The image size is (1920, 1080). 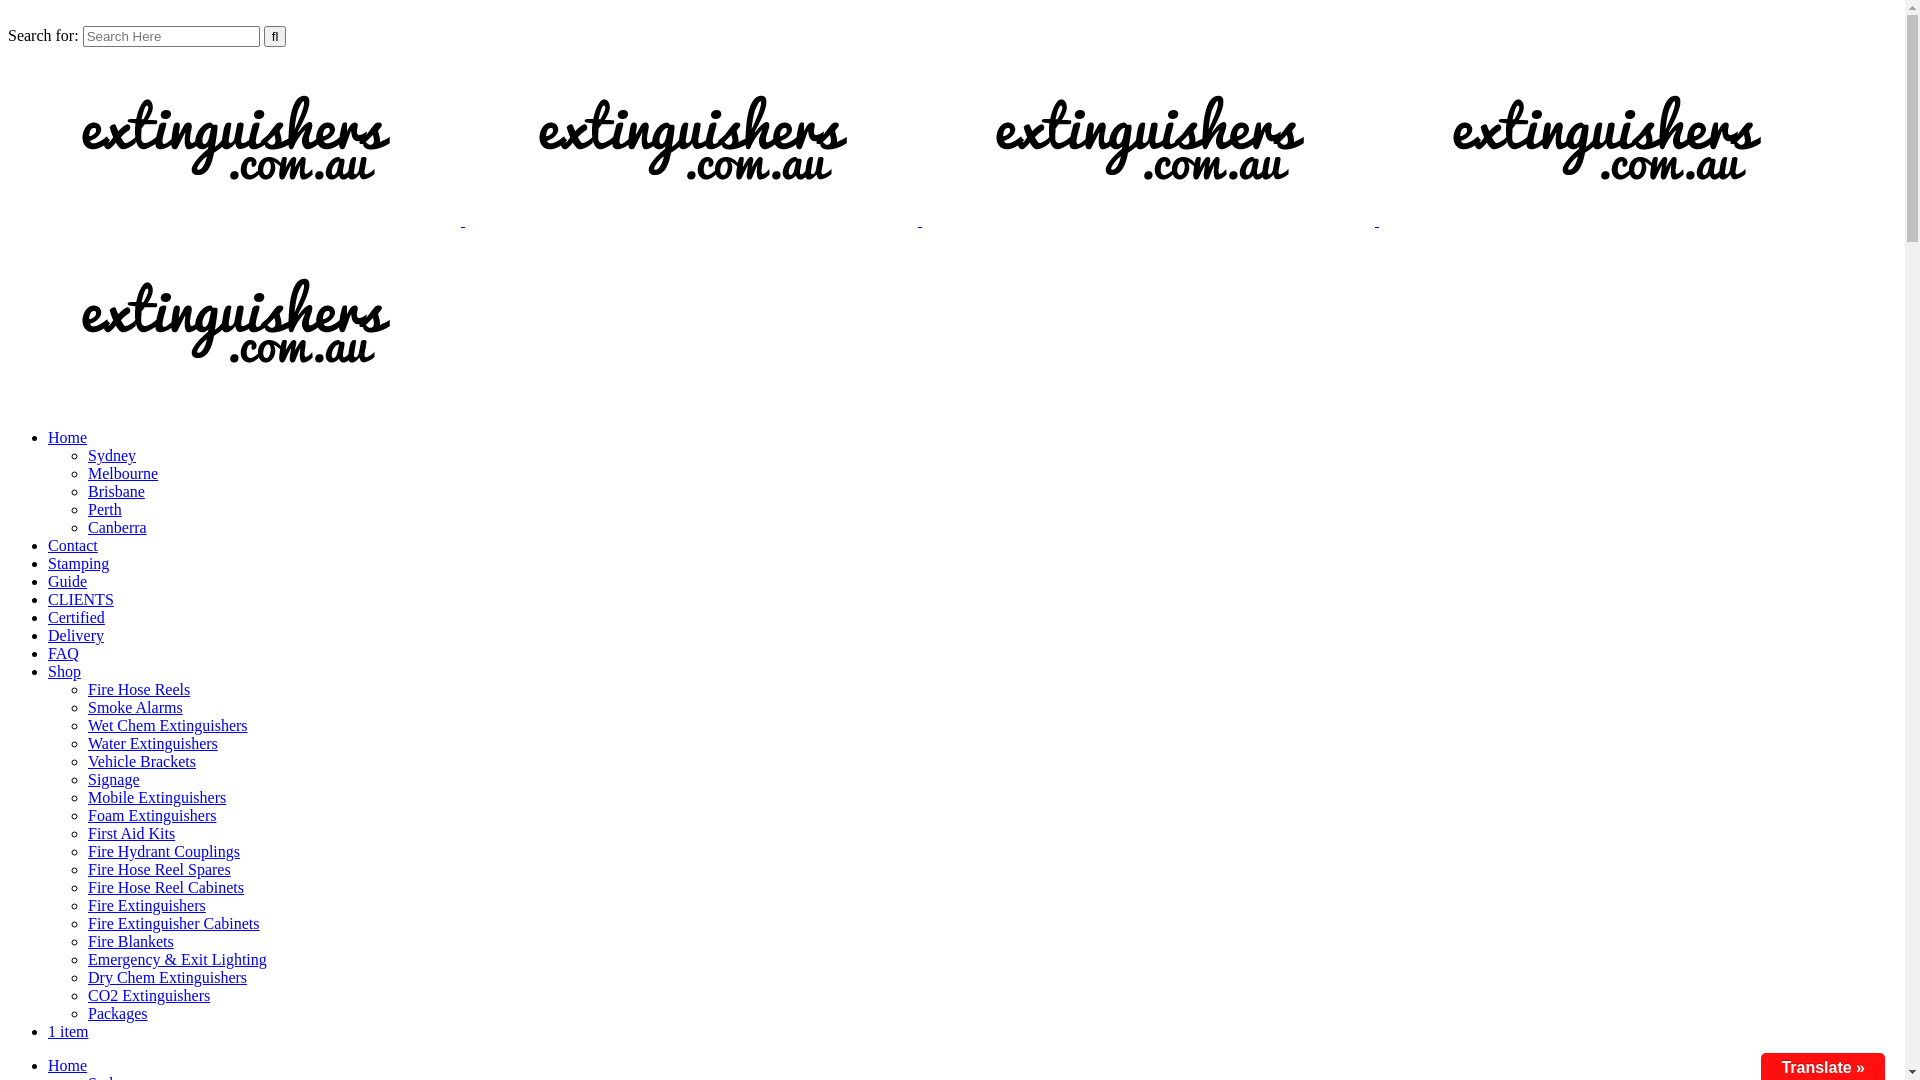 I want to click on 'Fire Hose Reel Spares', so click(x=158, y=868).